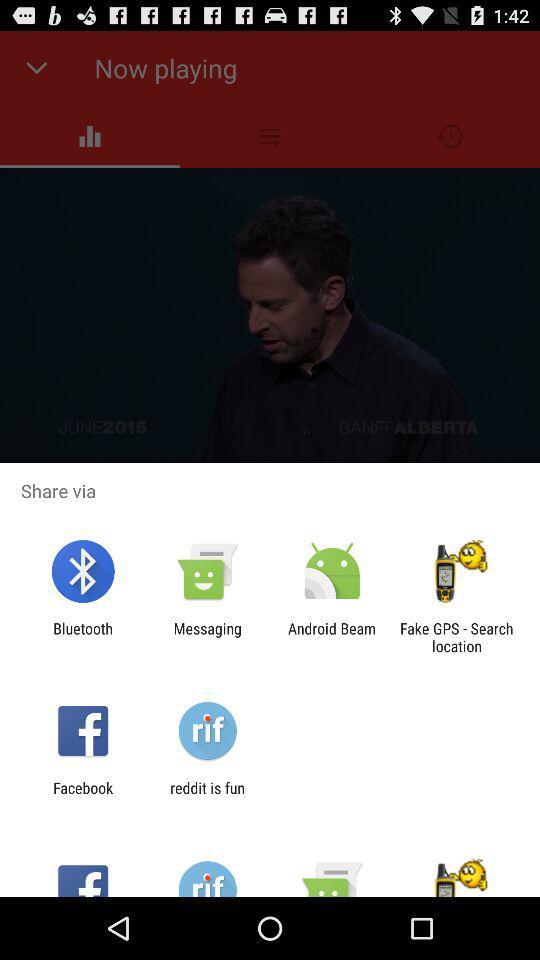  What do you see at coordinates (206, 636) in the screenshot?
I see `the messaging app` at bounding box center [206, 636].